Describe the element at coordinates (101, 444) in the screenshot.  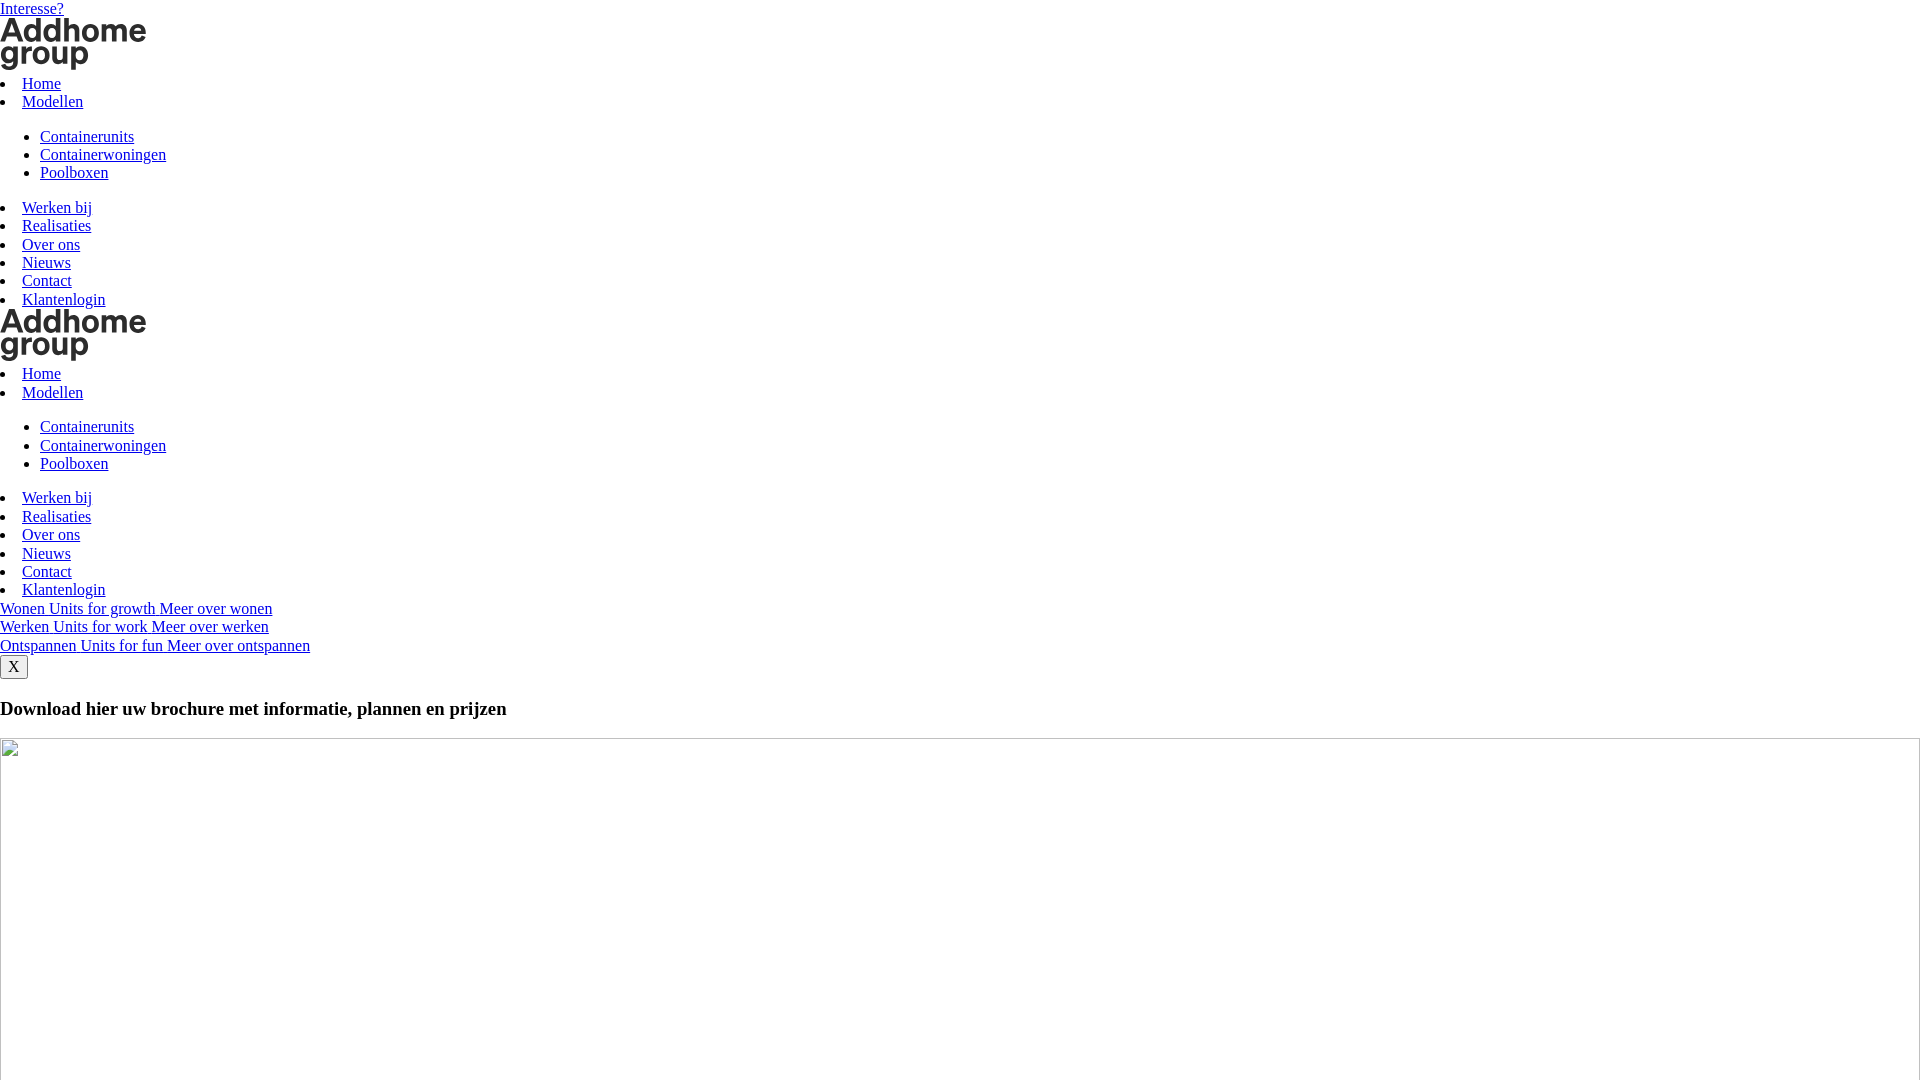
I see `'Containerwoningen'` at that location.